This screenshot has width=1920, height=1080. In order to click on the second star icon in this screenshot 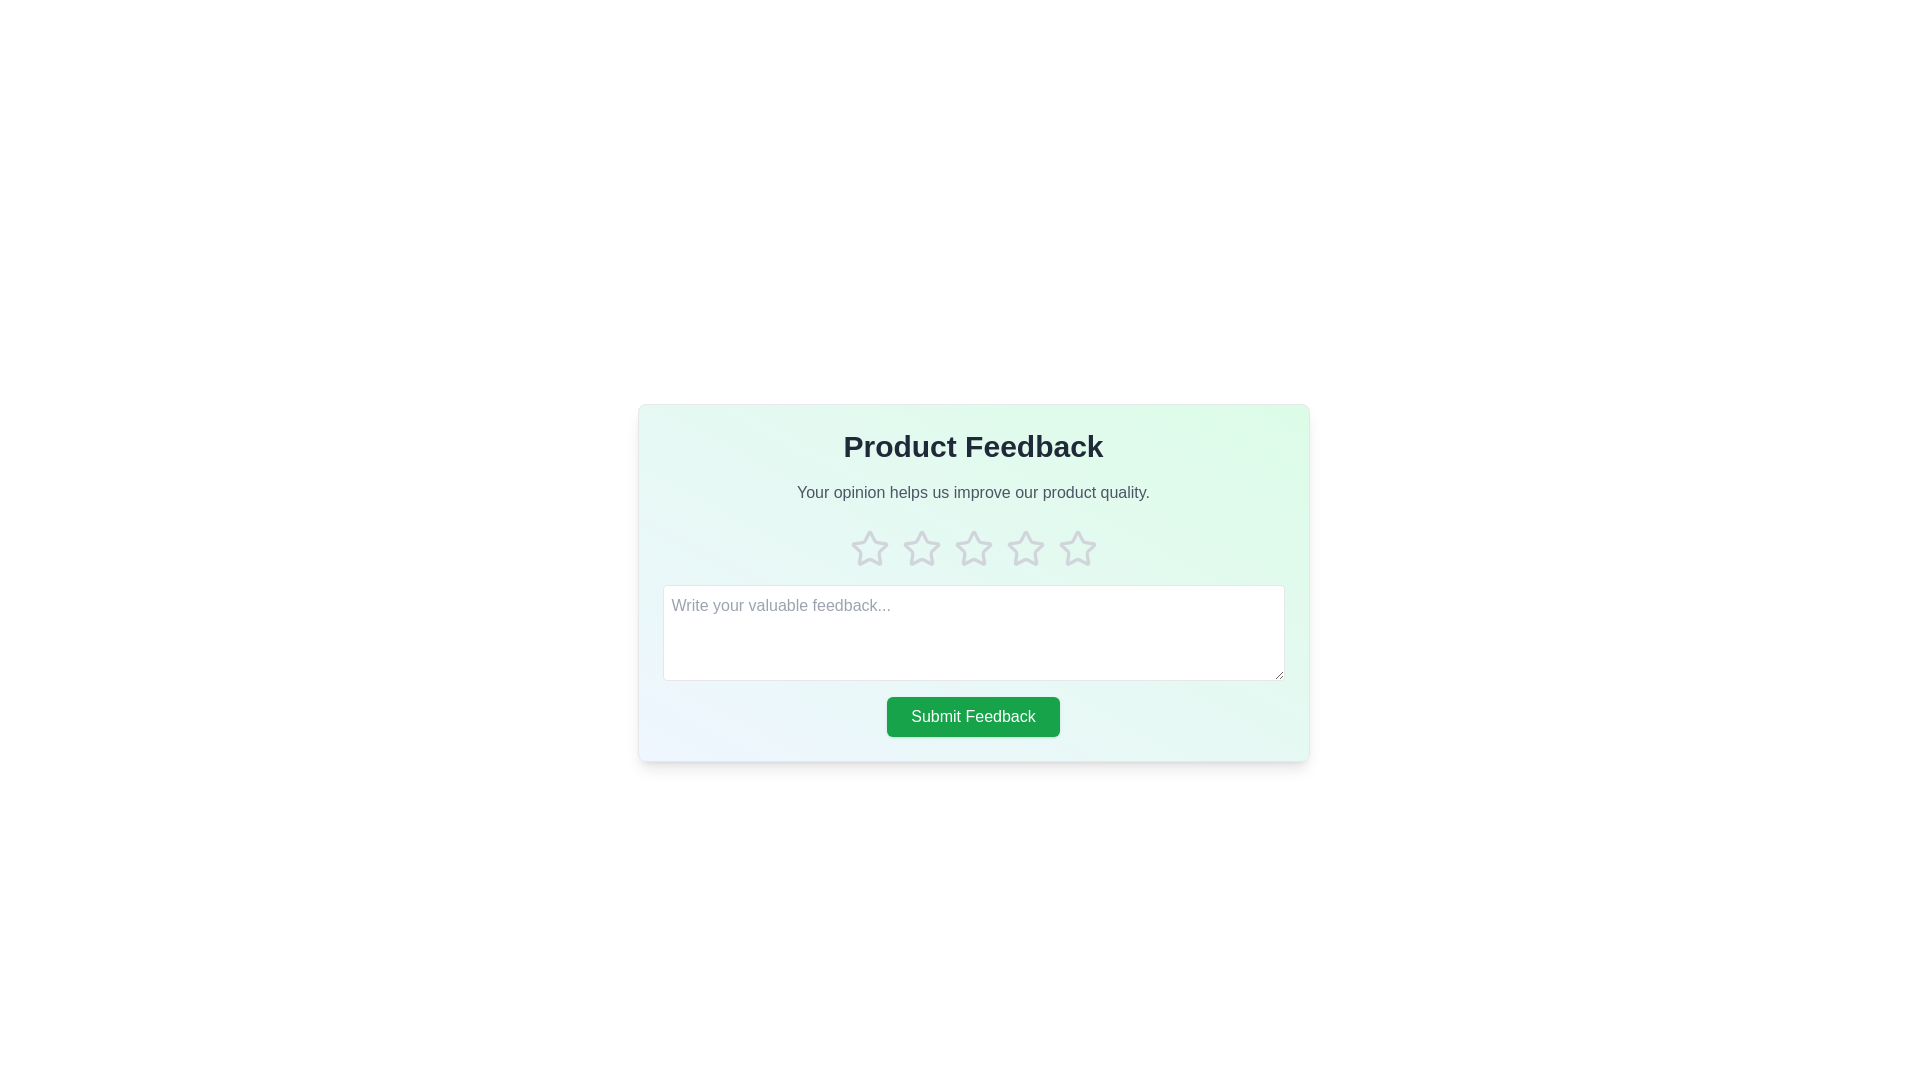, I will do `click(920, 547)`.